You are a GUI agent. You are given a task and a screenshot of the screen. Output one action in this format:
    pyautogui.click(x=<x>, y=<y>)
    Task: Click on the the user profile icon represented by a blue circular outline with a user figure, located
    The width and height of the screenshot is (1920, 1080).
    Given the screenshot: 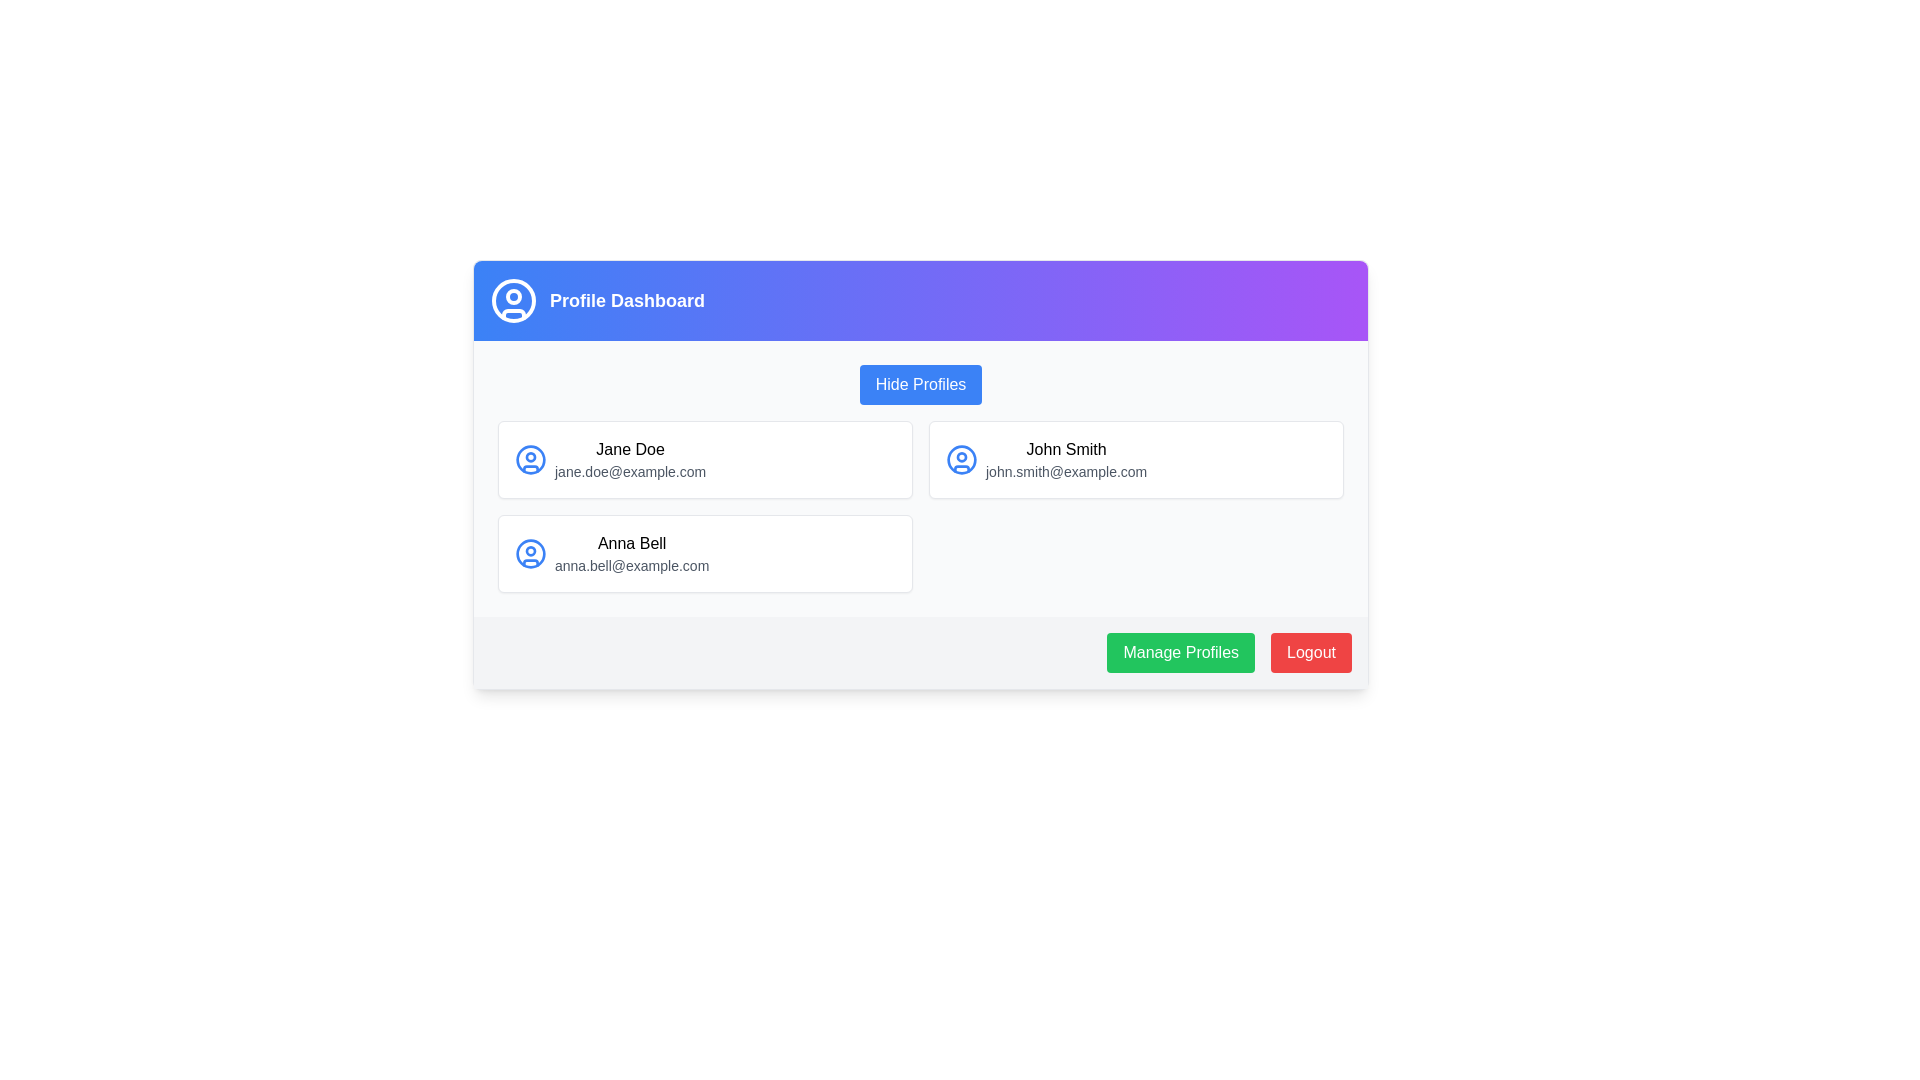 What is the action you would take?
    pyautogui.click(x=531, y=459)
    